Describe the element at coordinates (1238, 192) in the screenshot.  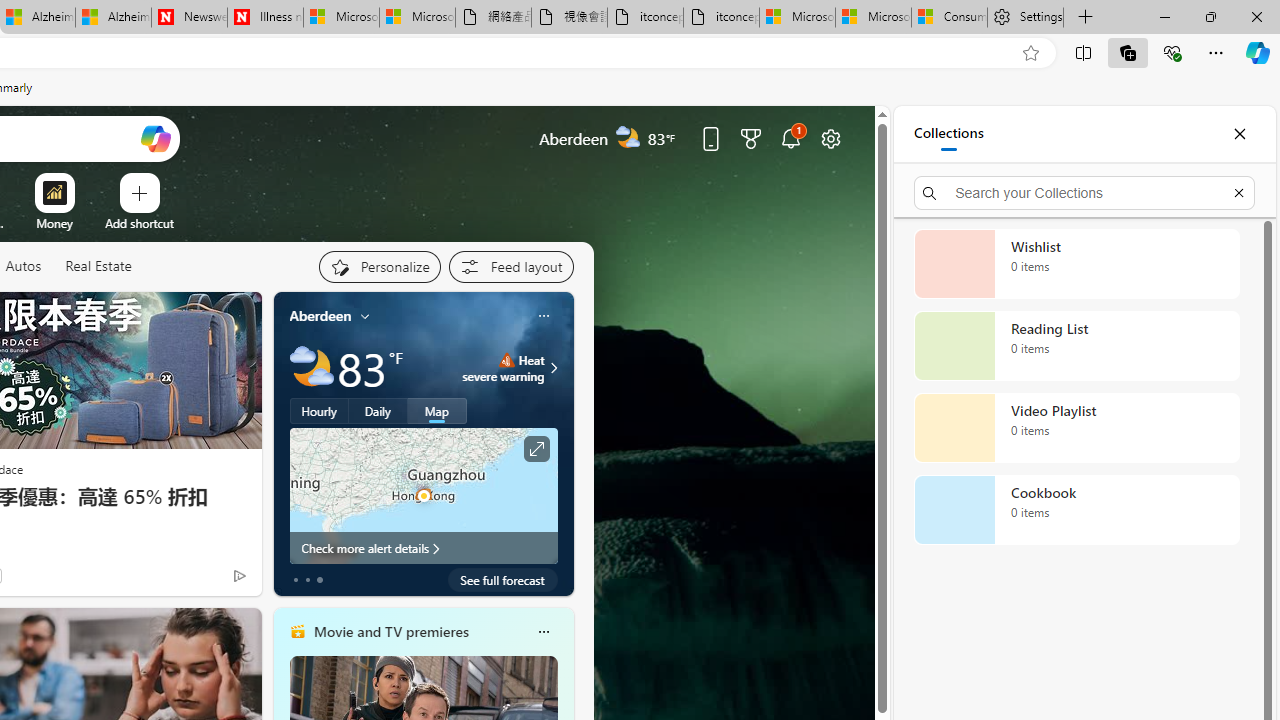
I see `'Exit search'` at that location.